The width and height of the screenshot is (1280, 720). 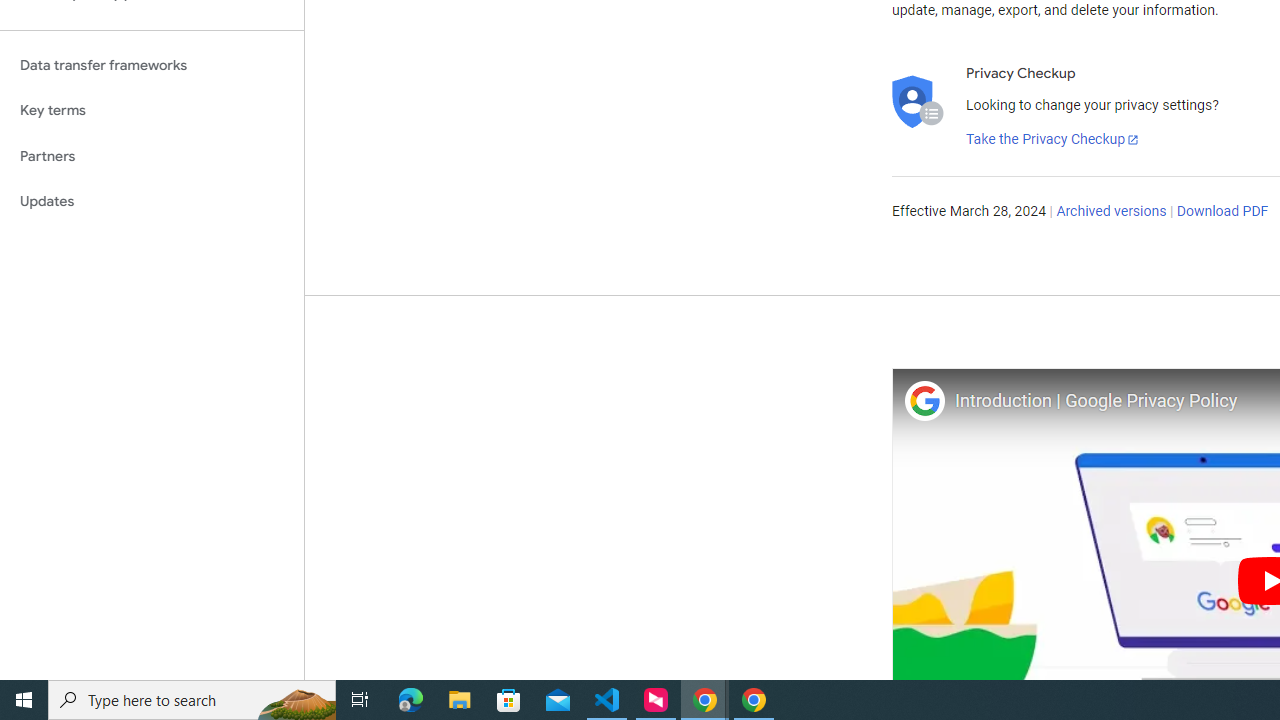 What do you see at coordinates (151, 110) in the screenshot?
I see `'Key terms'` at bounding box center [151, 110].